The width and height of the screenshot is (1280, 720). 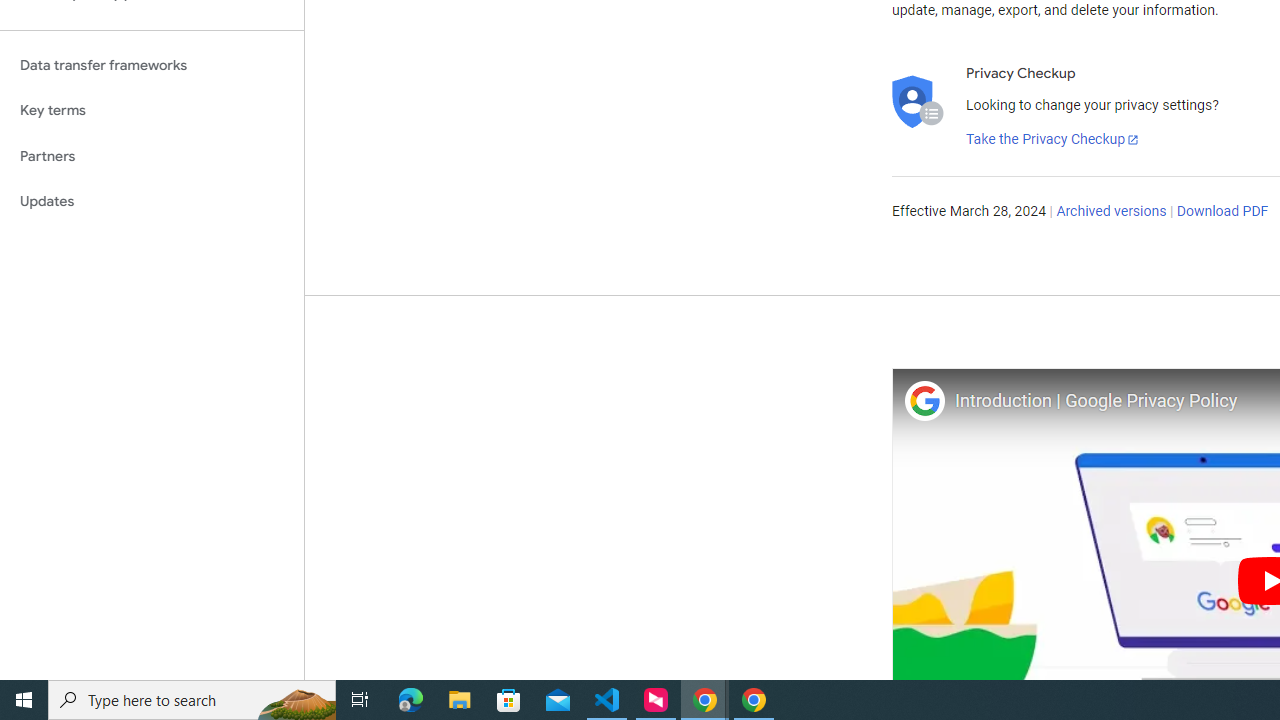 What do you see at coordinates (151, 110) in the screenshot?
I see `'Key terms'` at bounding box center [151, 110].